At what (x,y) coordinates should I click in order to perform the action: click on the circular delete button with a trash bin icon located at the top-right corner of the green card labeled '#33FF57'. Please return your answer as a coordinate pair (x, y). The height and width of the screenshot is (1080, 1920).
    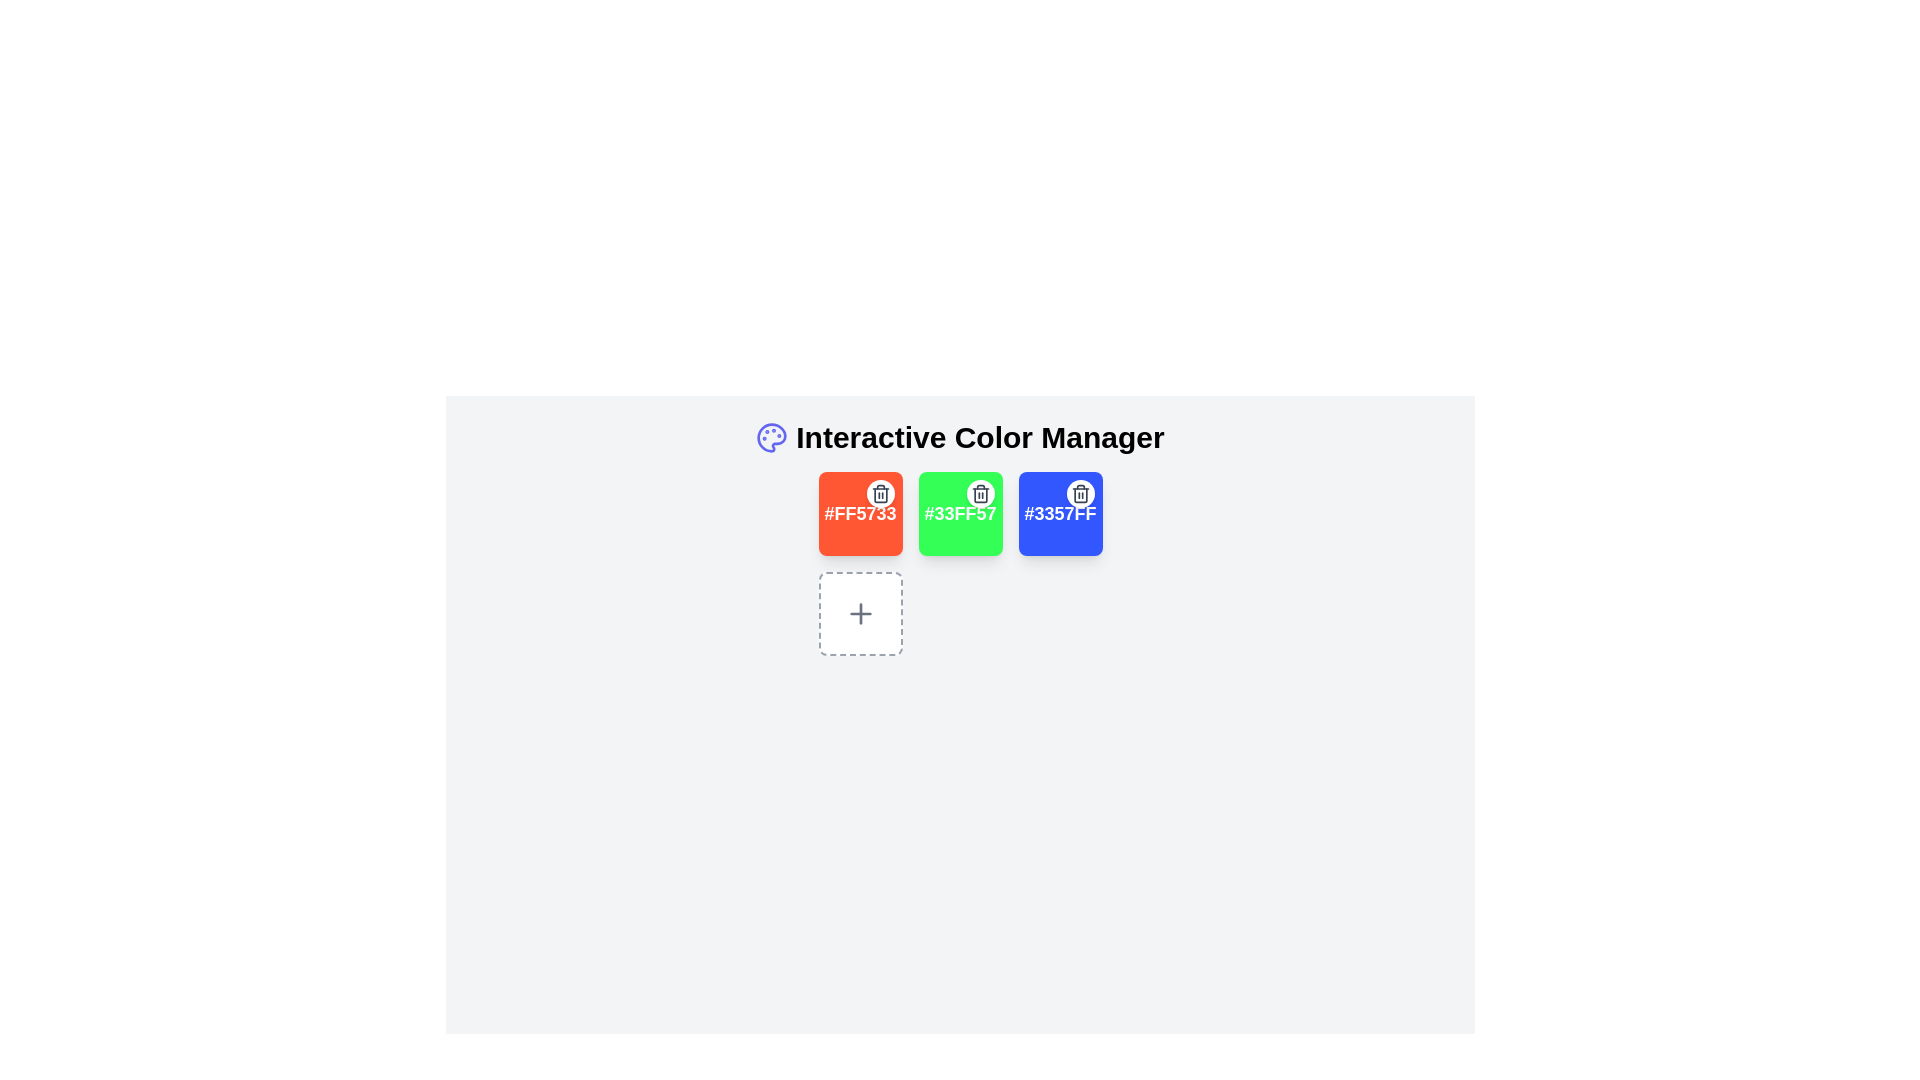
    Looking at the image, I should click on (980, 493).